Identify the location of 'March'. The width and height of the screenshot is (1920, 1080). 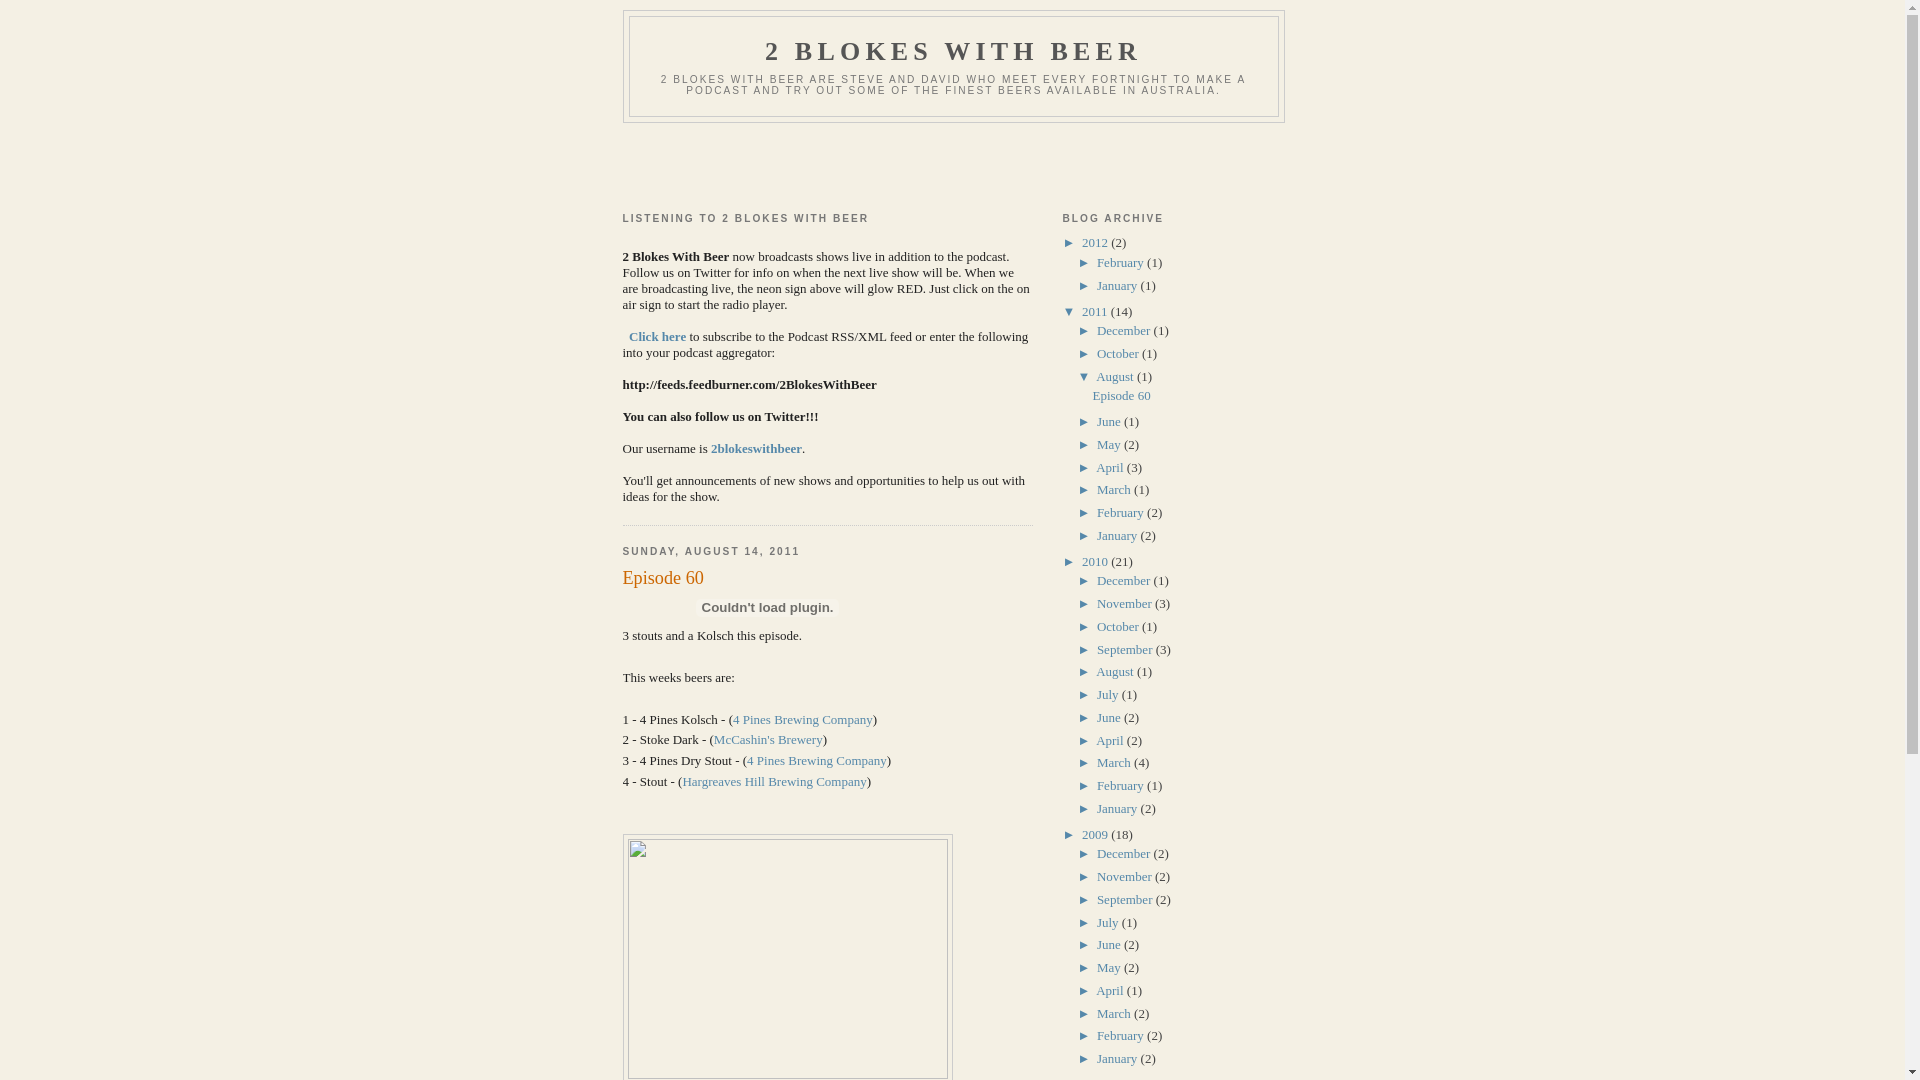
(1096, 489).